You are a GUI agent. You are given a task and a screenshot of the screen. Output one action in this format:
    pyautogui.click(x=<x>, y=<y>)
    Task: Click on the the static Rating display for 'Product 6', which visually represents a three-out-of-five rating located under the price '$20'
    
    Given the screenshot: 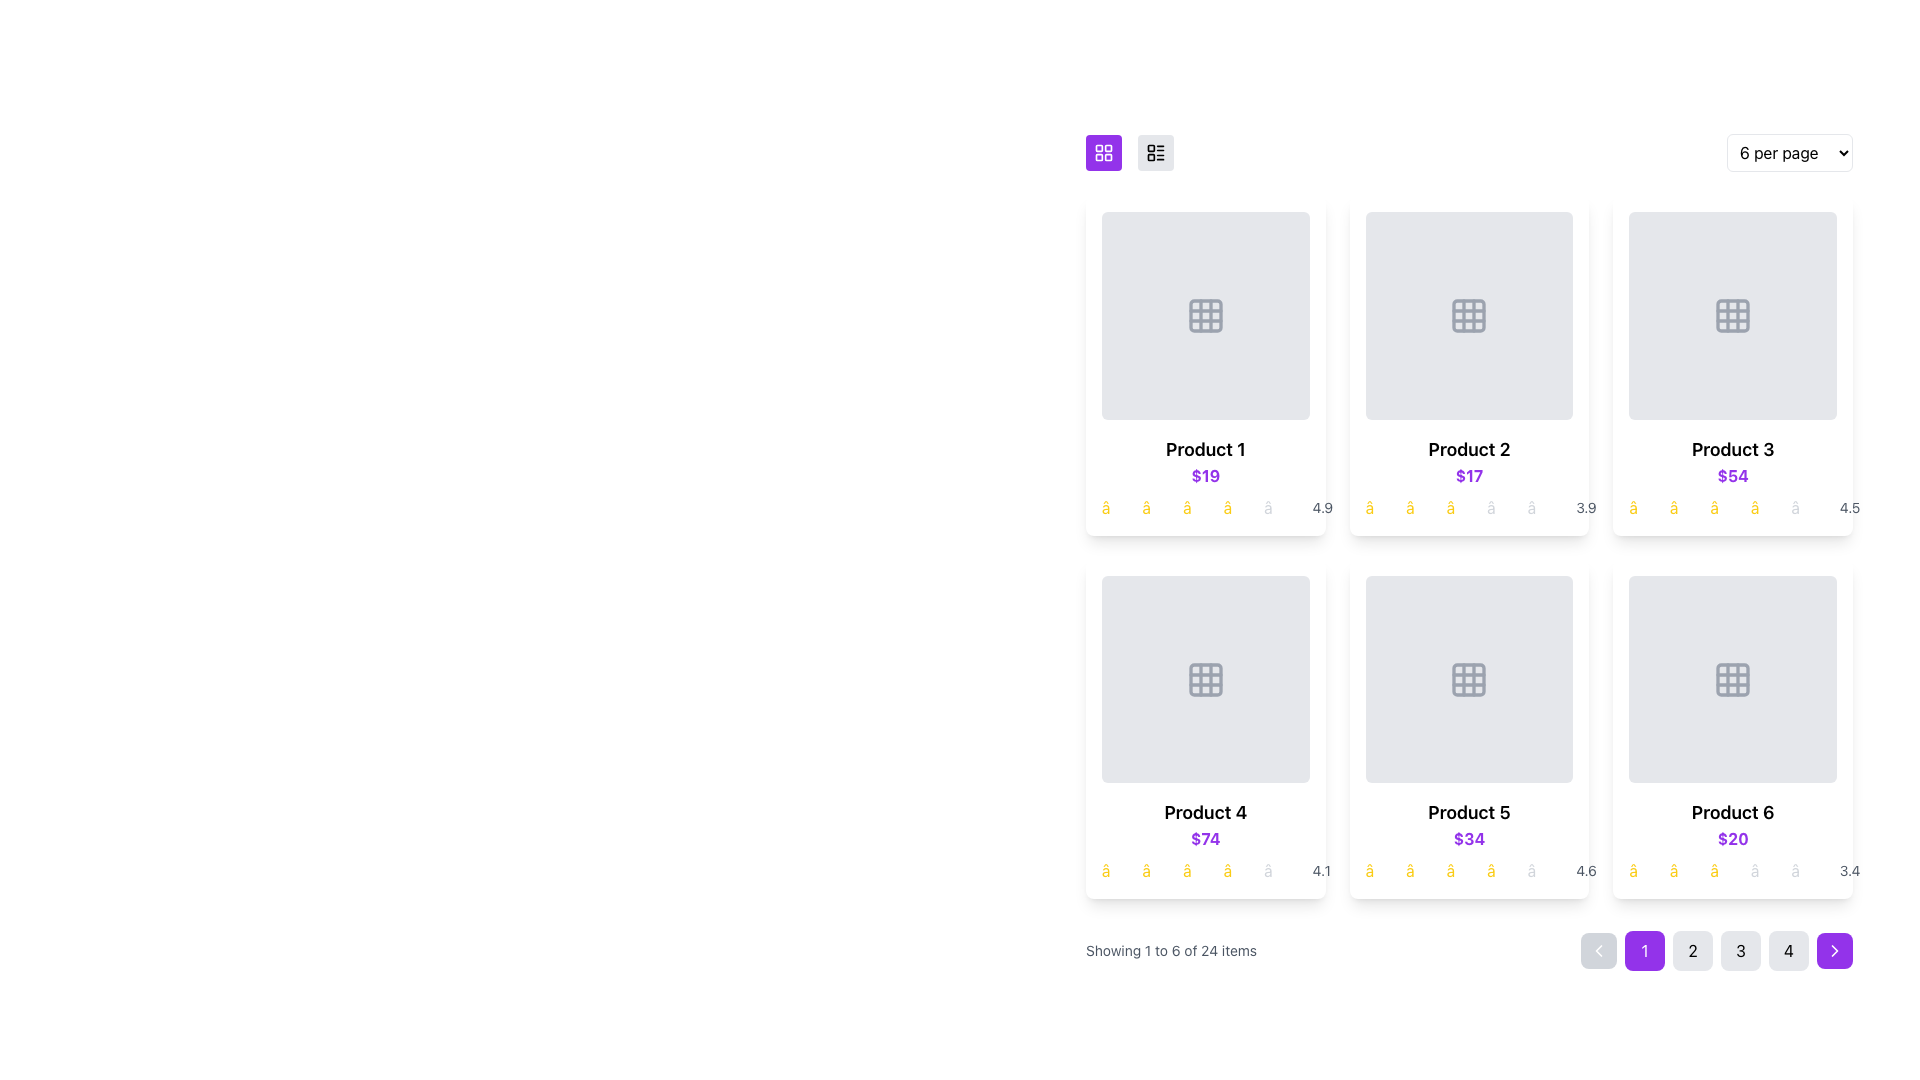 What is the action you would take?
    pyautogui.click(x=1729, y=870)
    